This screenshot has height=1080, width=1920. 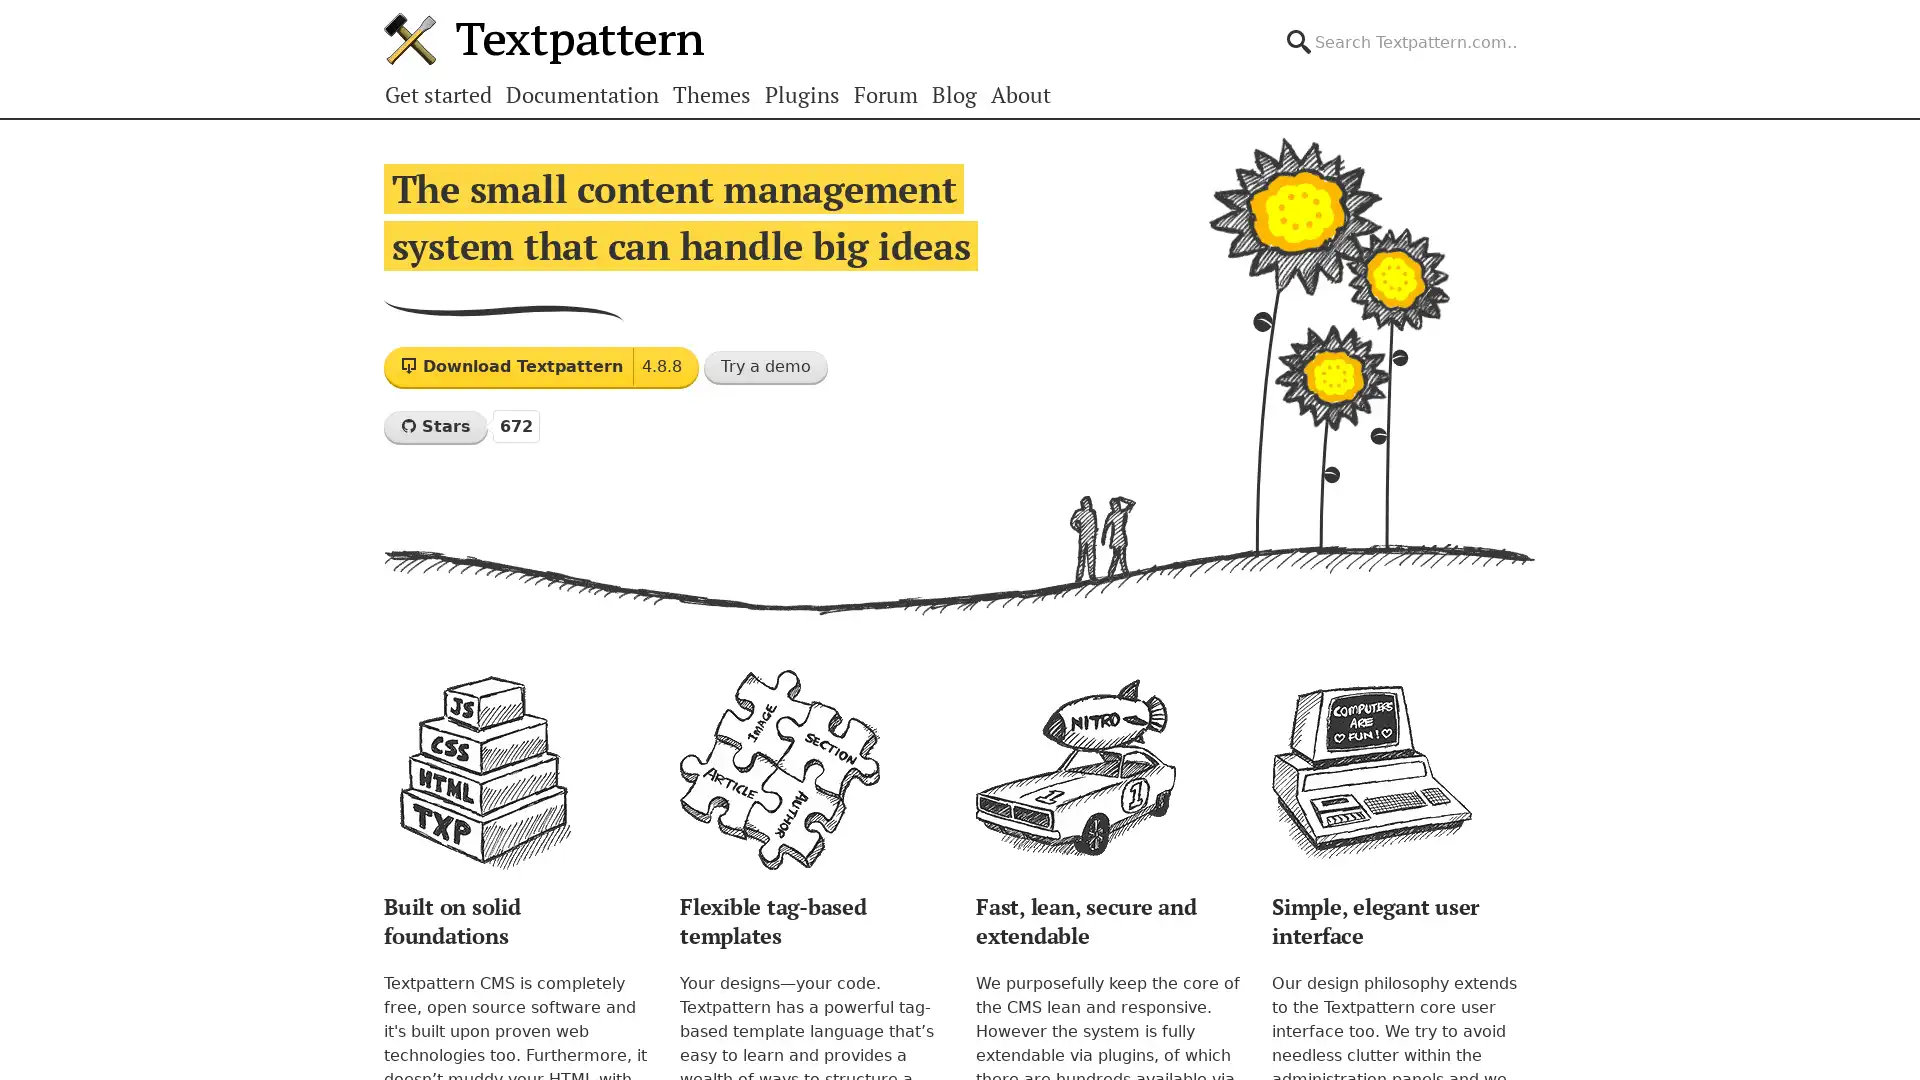 I want to click on Submit Search, so click(x=1534, y=24).